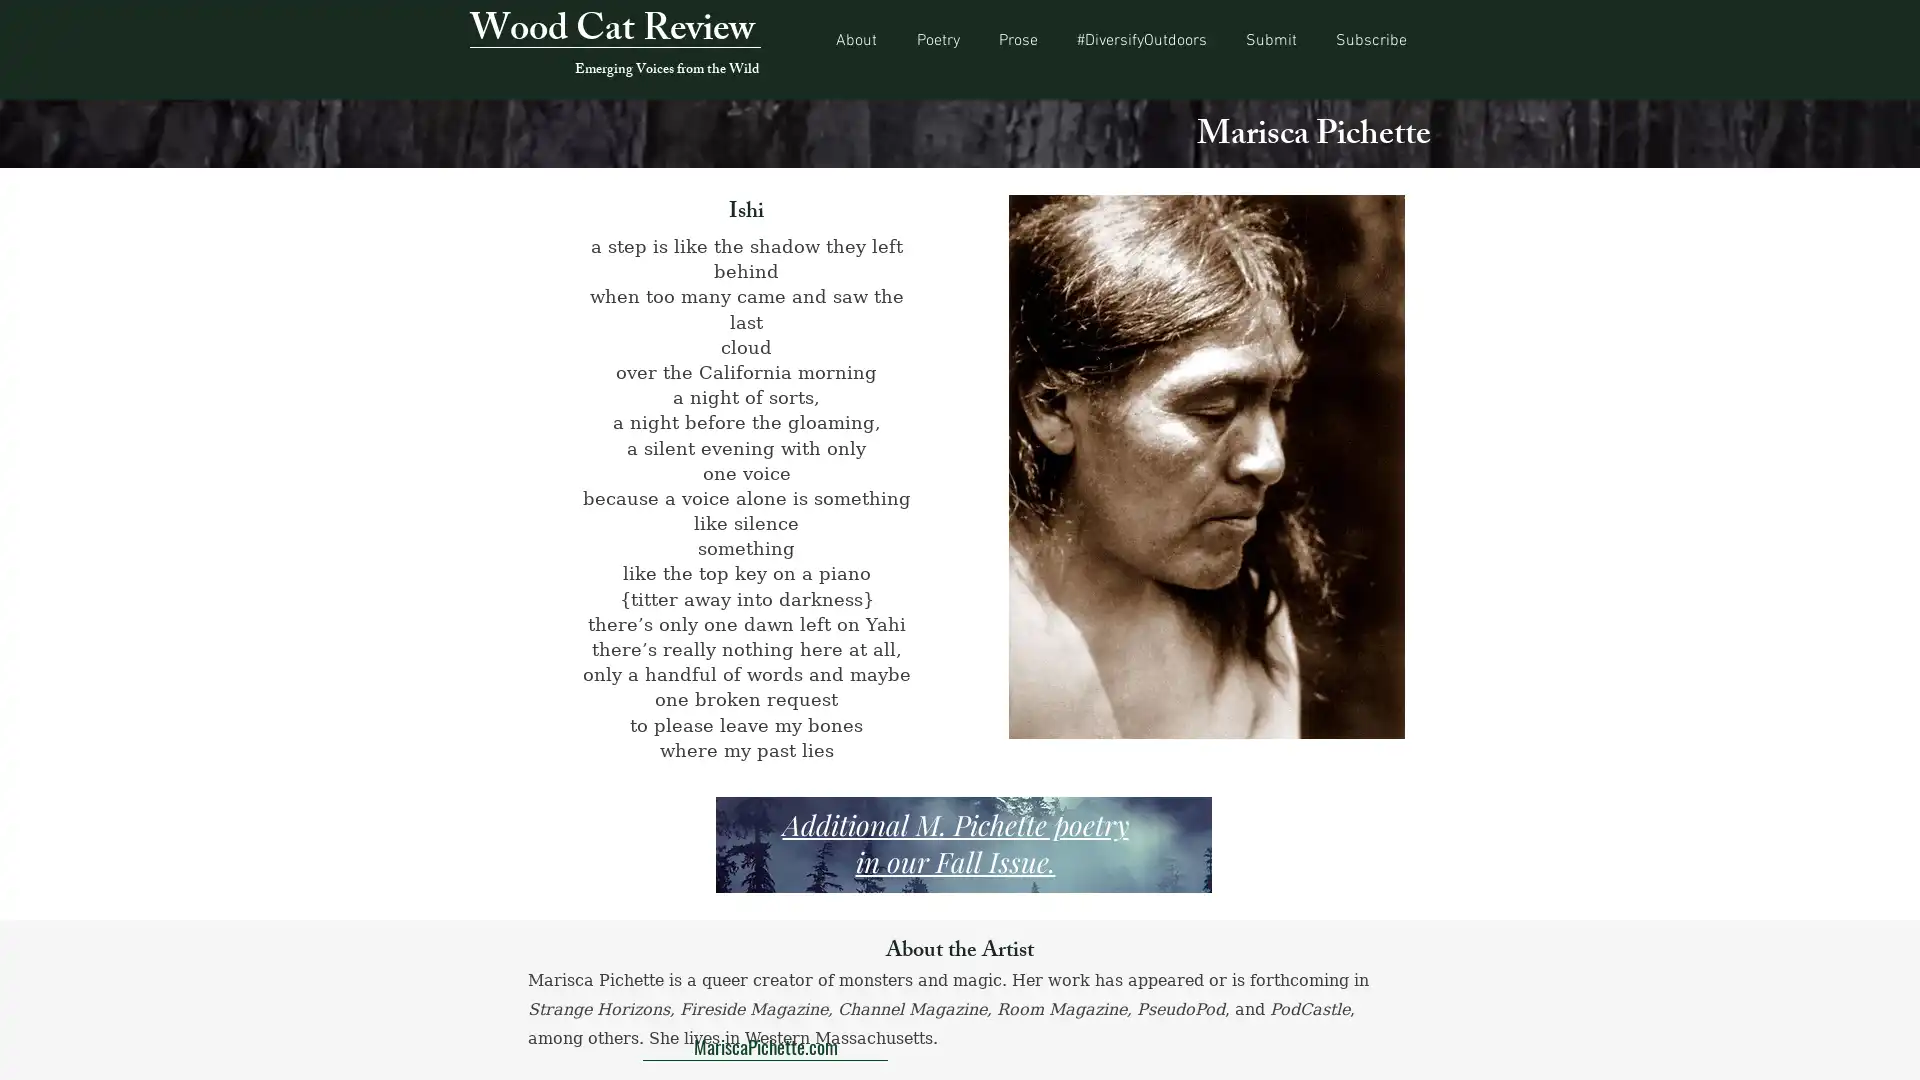  I want to click on Close, so click(1895, 1047).